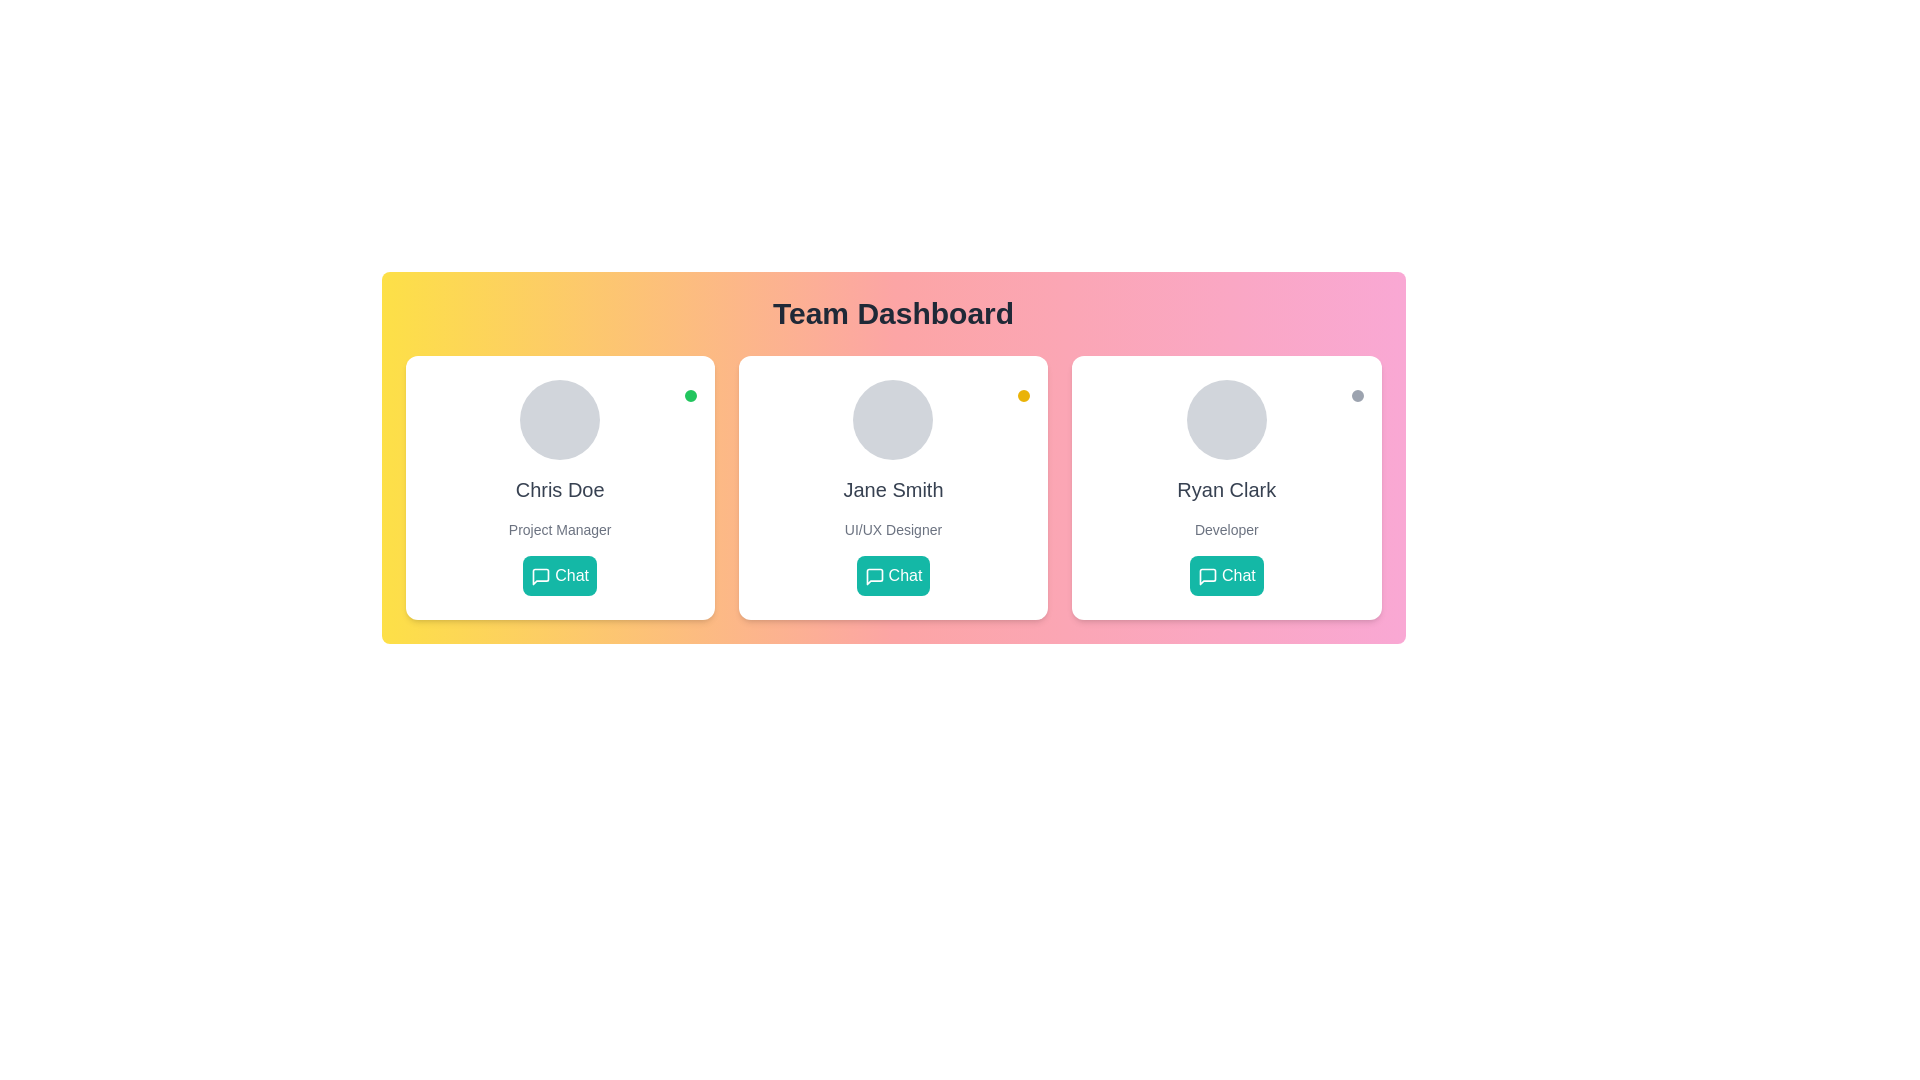  What do you see at coordinates (1225, 489) in the screenshot?
I see `the profile card containing the user name text label located in the center of the third profile card on the dashboard, positioned below the avatar and above the role description 'Developer'` at bounding box center [1225, 489].